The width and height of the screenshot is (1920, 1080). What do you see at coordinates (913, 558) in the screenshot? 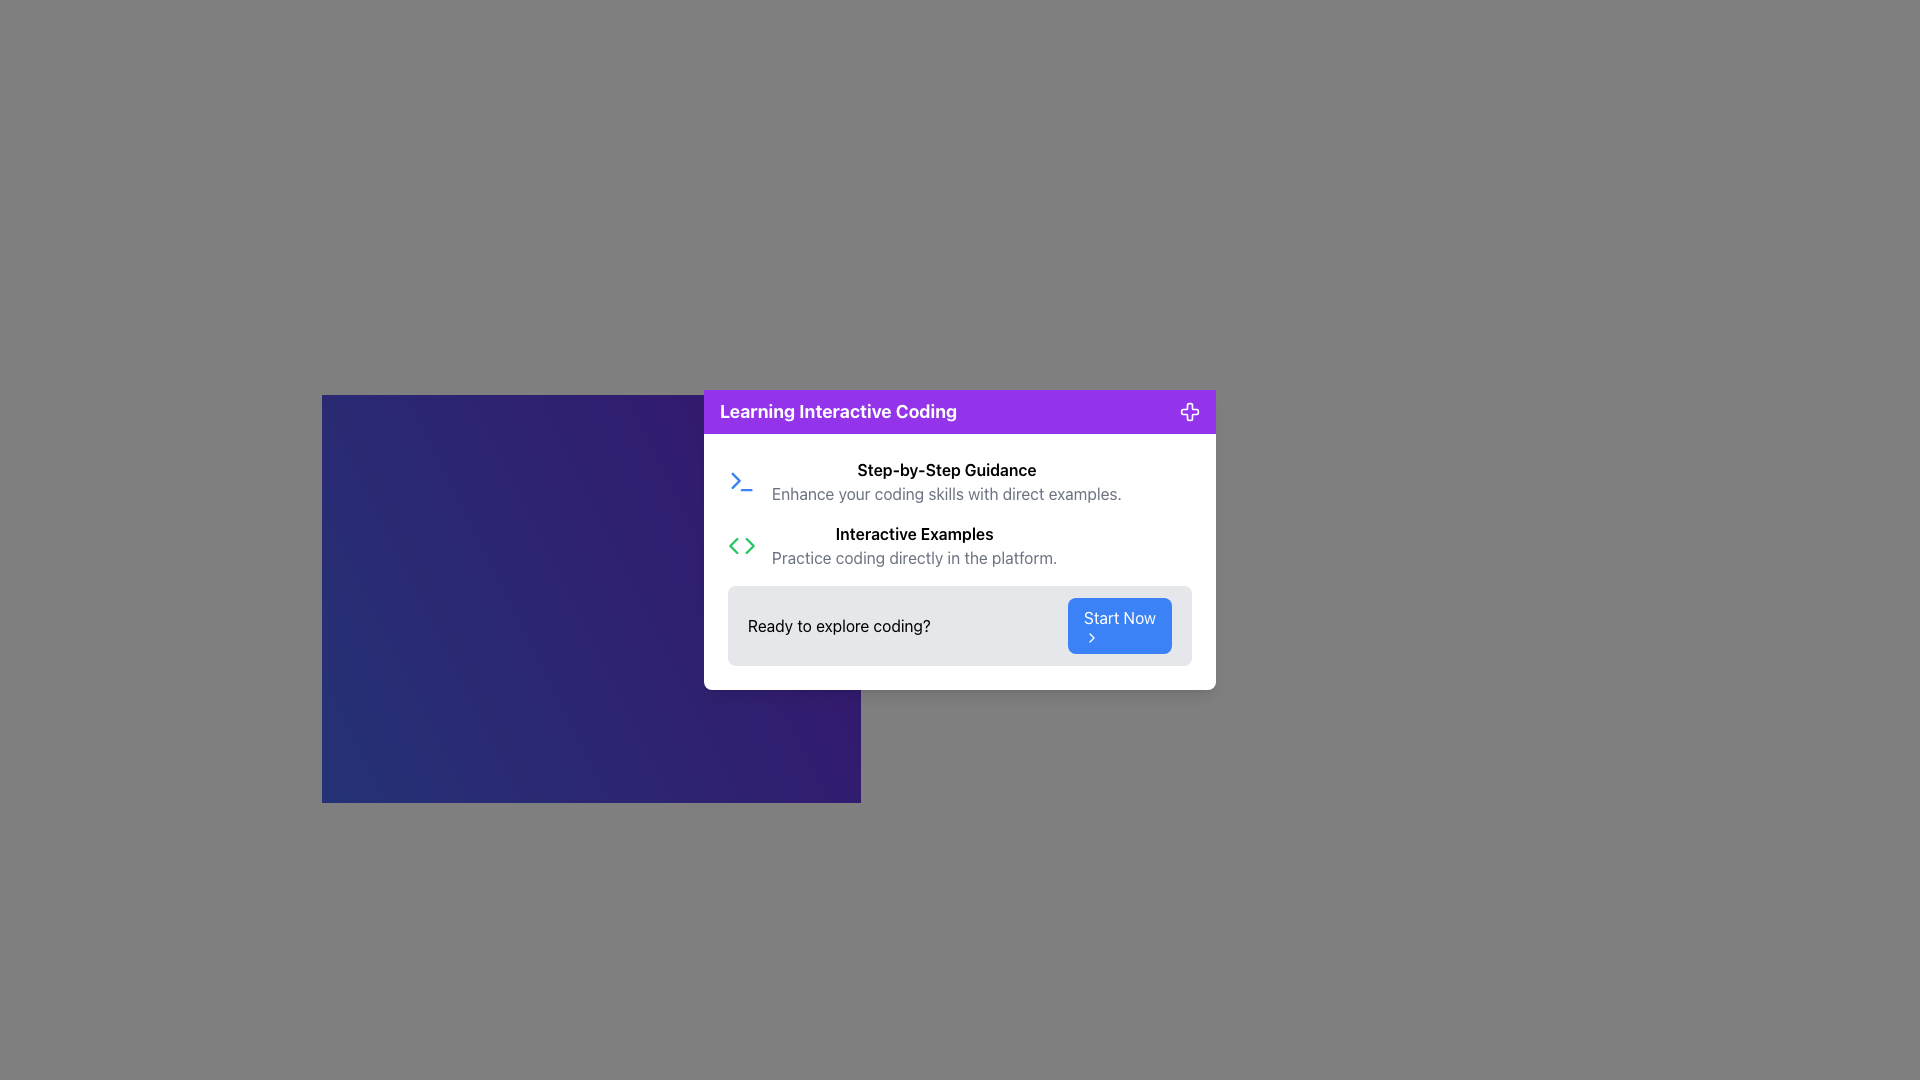
I see `descriptive text label located within the modal window titled 'Learning Interactive Coding', positioned below the heading 'Interactive Examples' and above the 'Start Now' button` at bounding box center [913, 558].